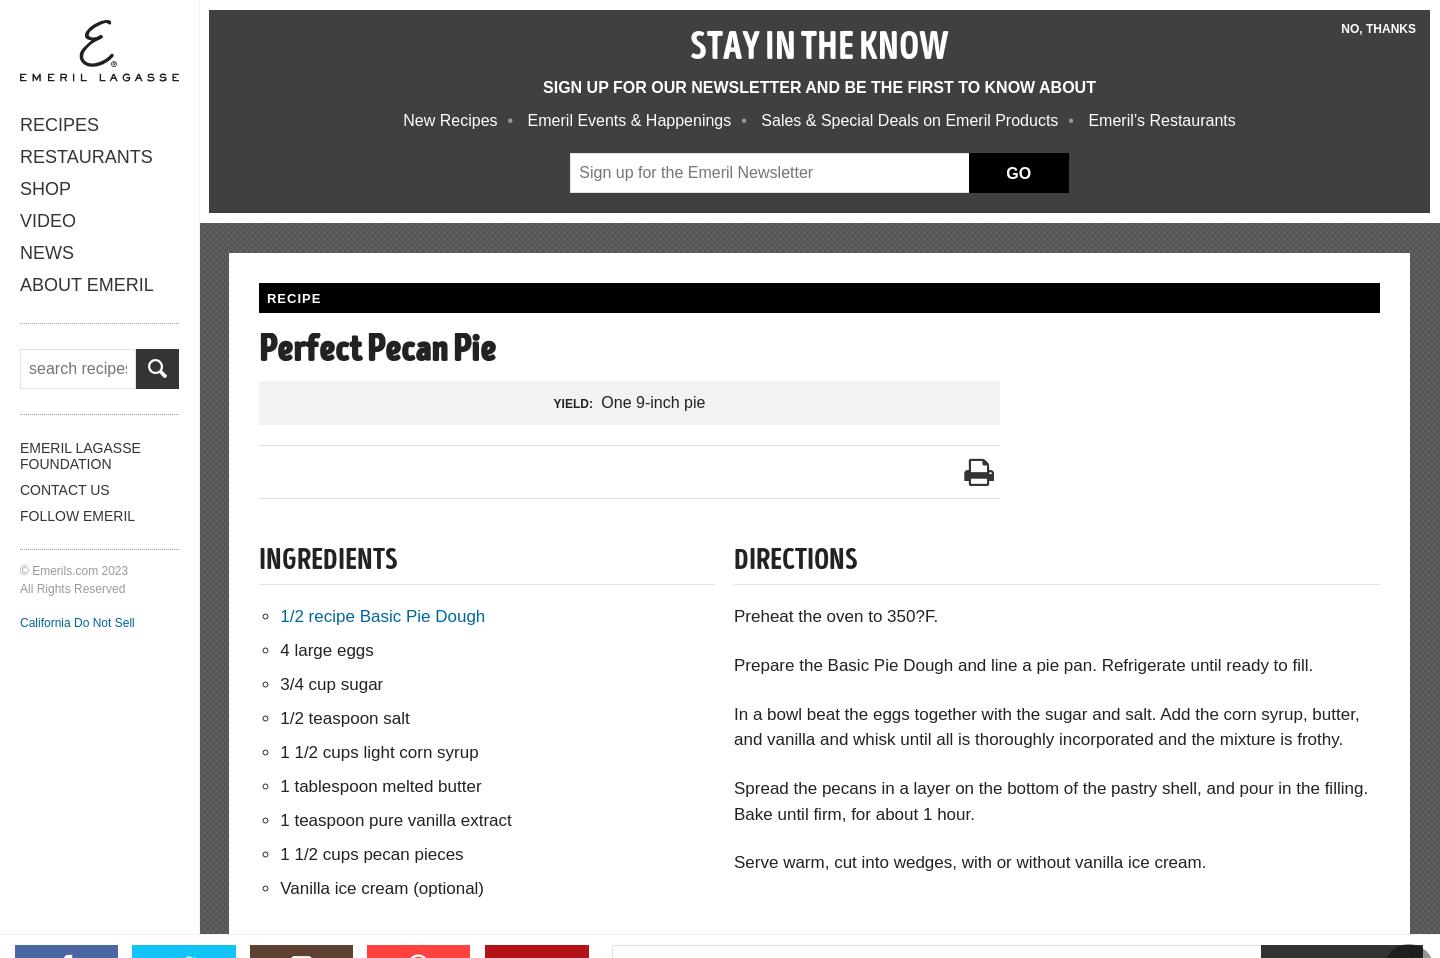 The height and width of the screenshot is (958, 1440). I want to click on 'Perfect Pecan Pie', so click(376, 350).